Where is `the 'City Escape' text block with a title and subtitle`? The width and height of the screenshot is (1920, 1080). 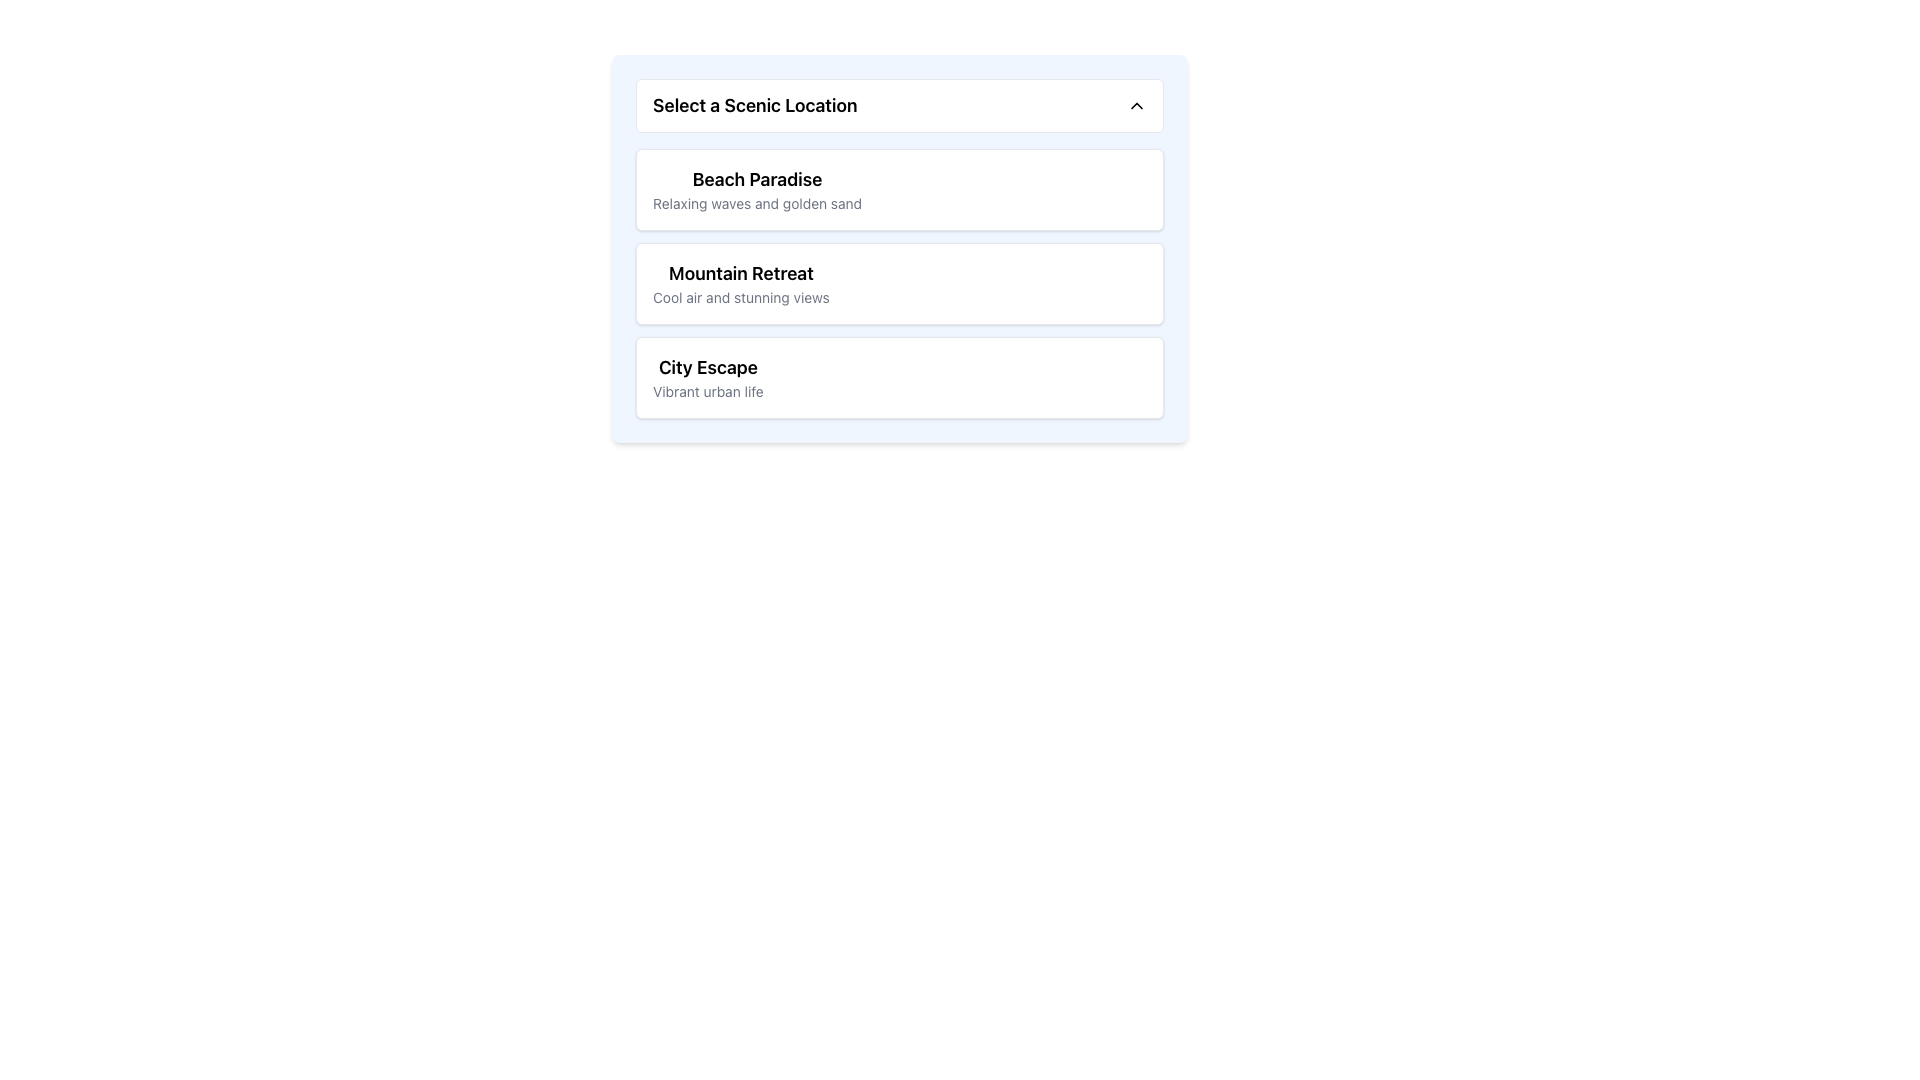
the 'City Escape' text block with a title and subtitle is located at coordinates (708, 378).